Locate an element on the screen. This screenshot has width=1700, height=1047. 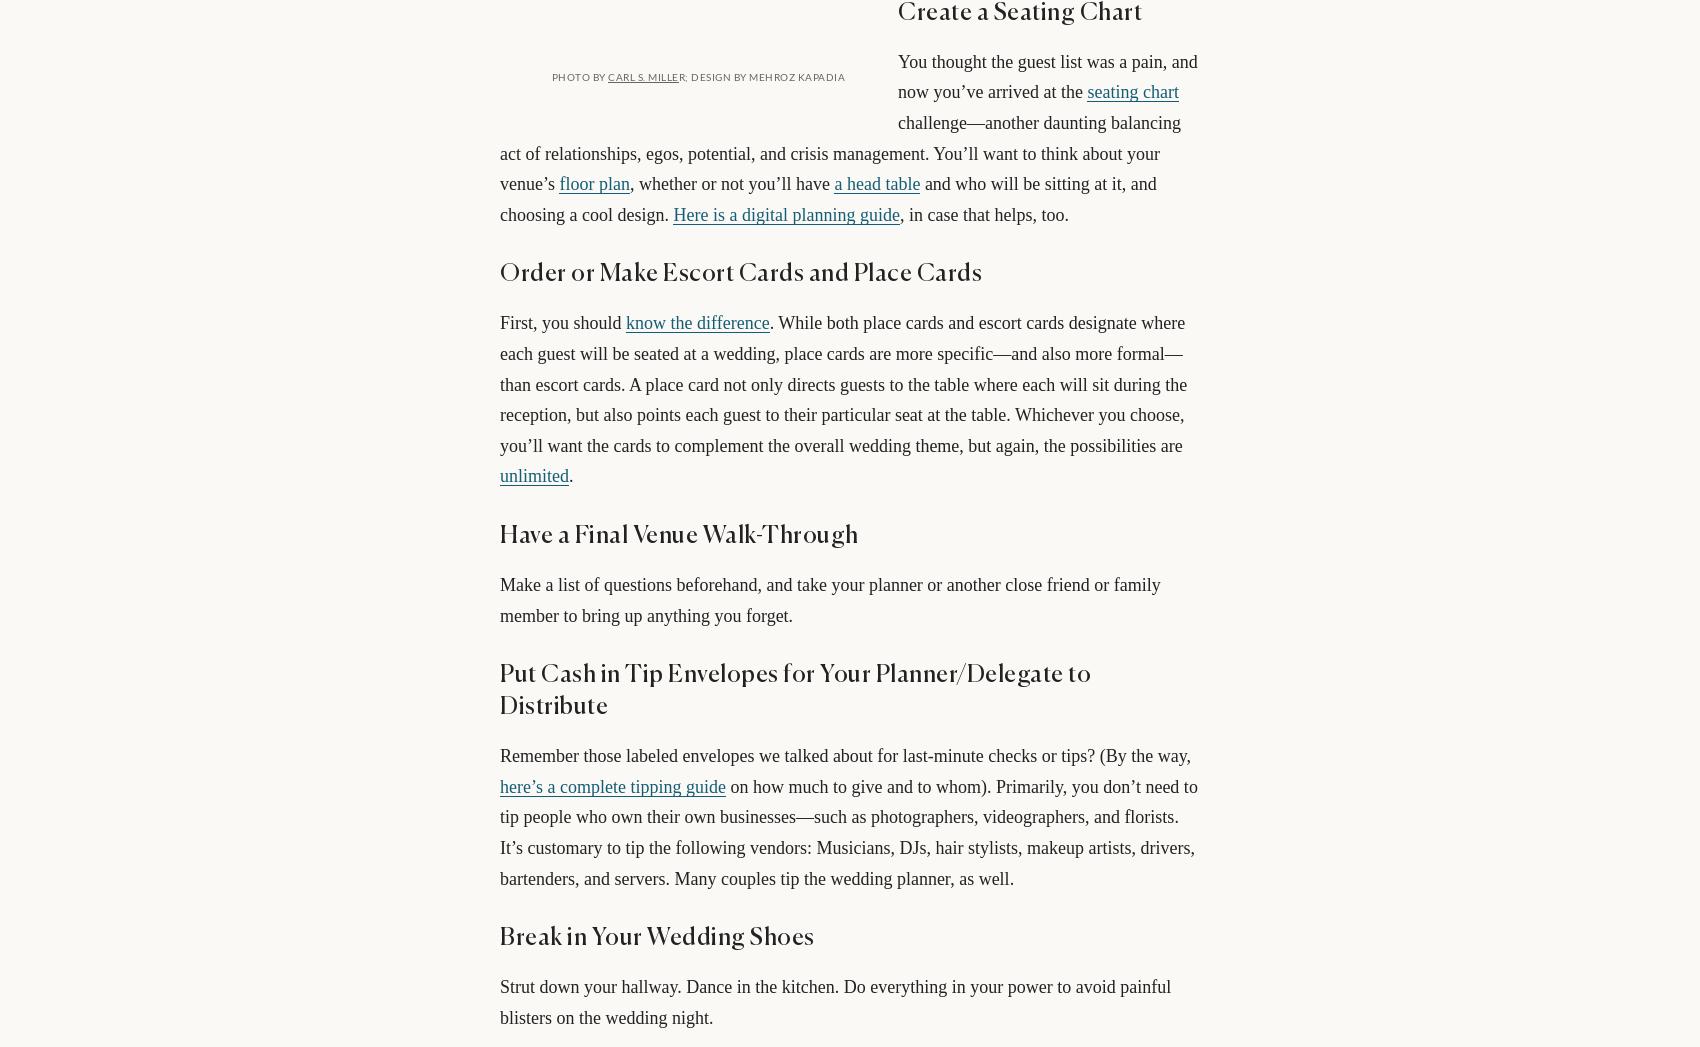
'First, you should' is located at coordinates (562, 321).